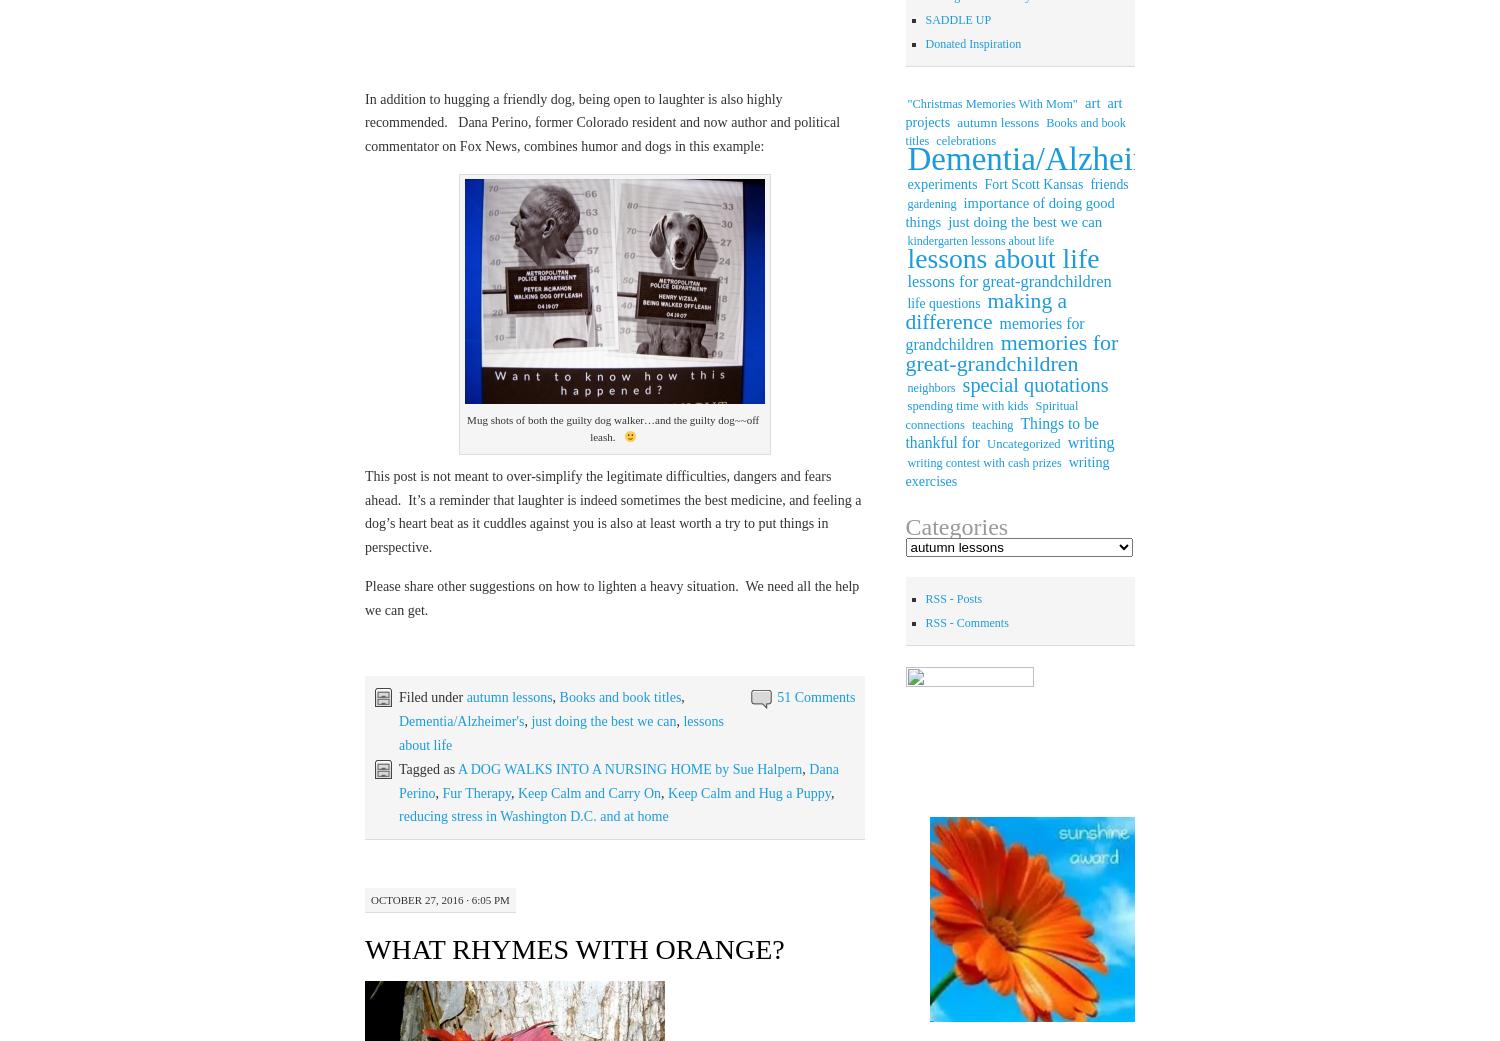 The height and width of the screenshot is (1041, 1500). What do you see at coordinates (993, 333) in the screenshot?
I see `'memories for grandchildren'` at bounding box center [993, 333].